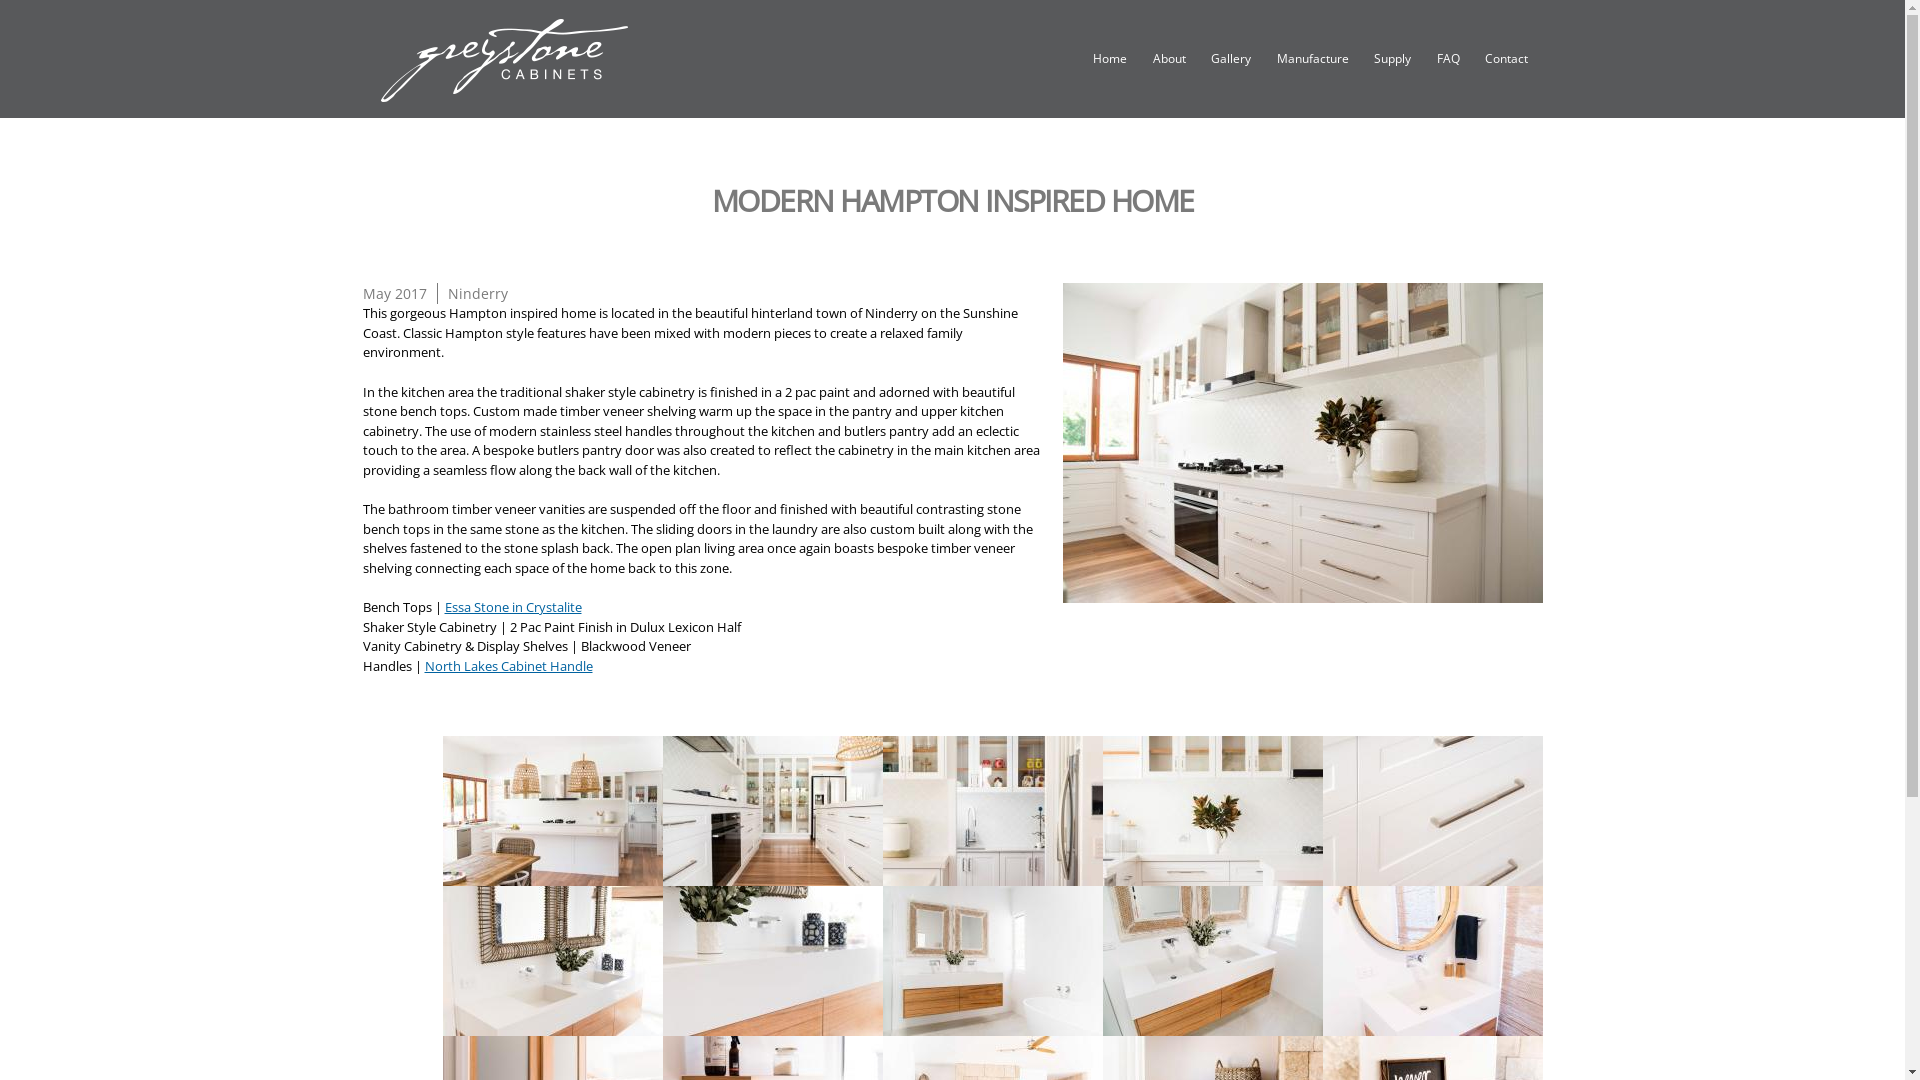 This screenshot has width=1920, height=1080. I want to click on 'Modern Hampton Home Glass Pantry Doors', so click(771, 874).